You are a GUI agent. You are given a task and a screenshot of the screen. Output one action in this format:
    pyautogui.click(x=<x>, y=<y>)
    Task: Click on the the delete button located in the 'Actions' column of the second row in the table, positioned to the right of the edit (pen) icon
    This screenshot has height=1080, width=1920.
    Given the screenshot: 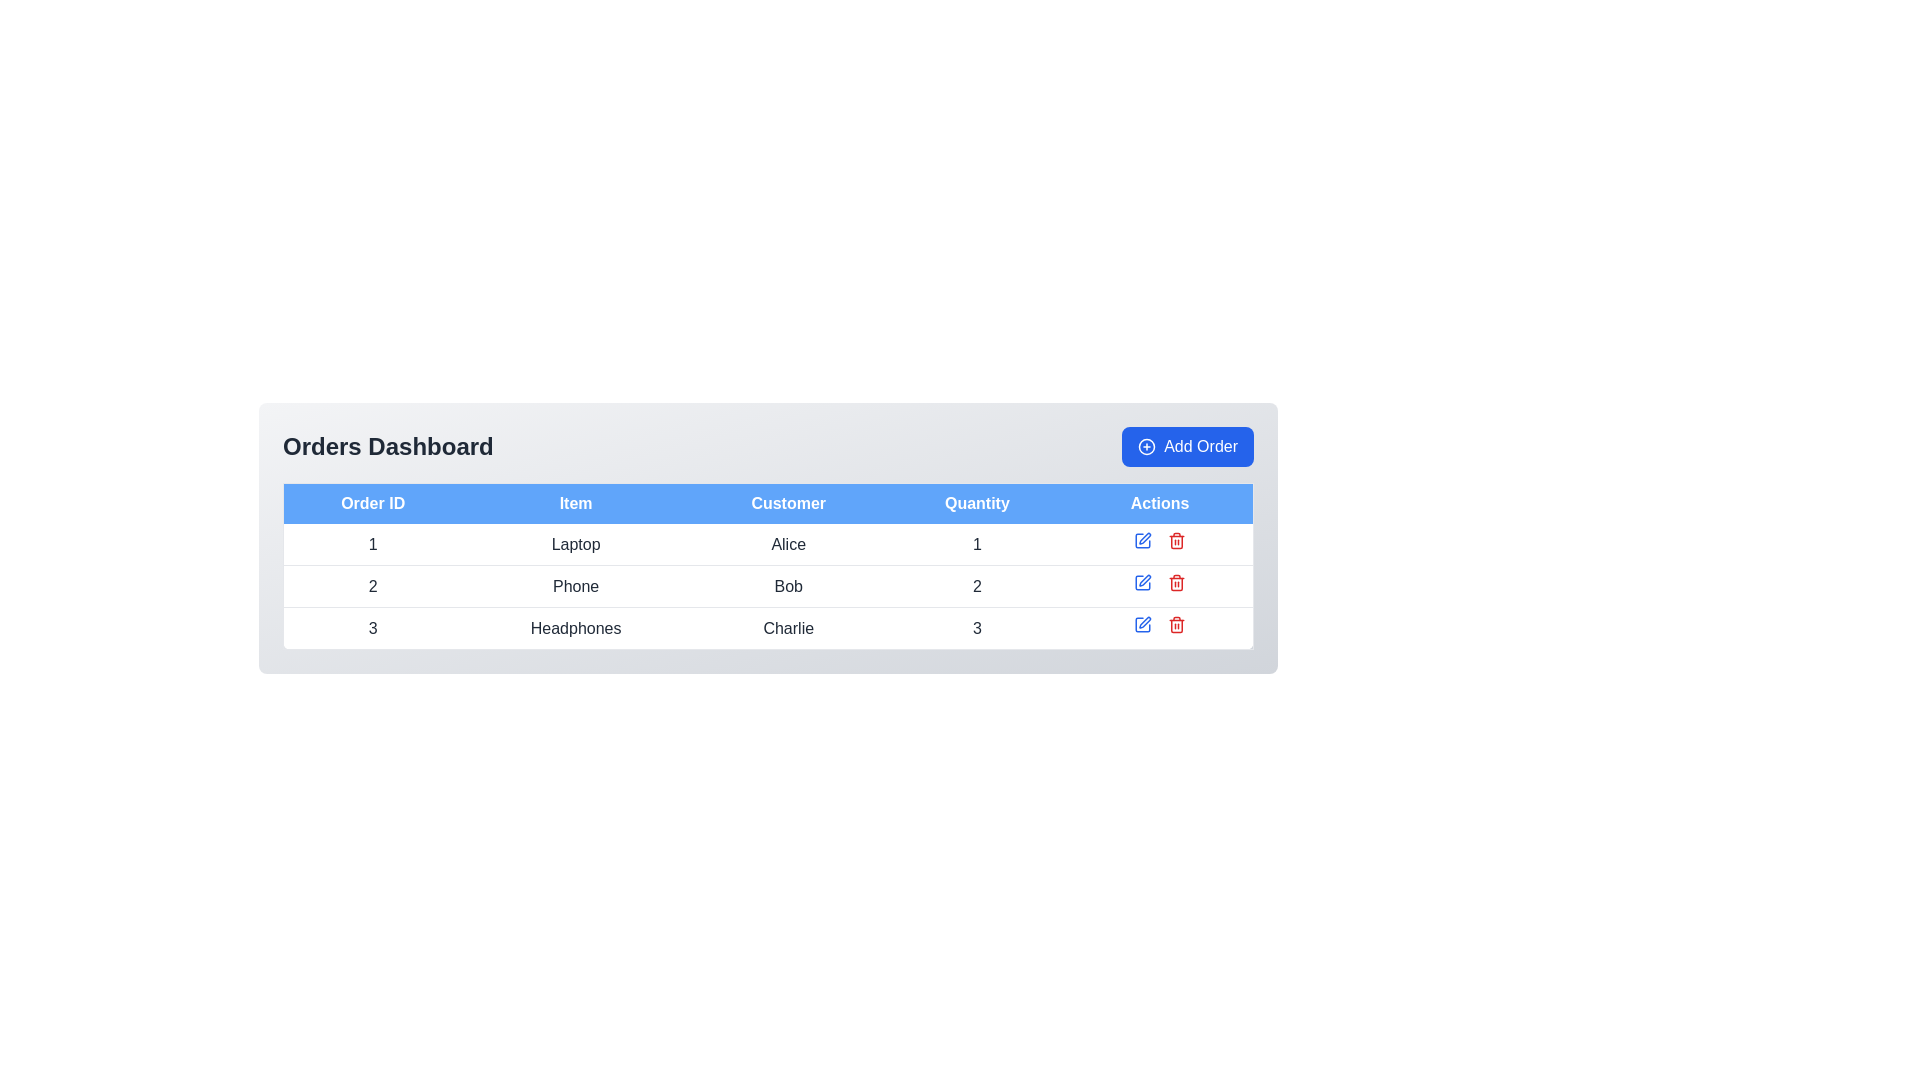 What is the action you would take?
    pyautogui.click(x=1177, y=582)
    